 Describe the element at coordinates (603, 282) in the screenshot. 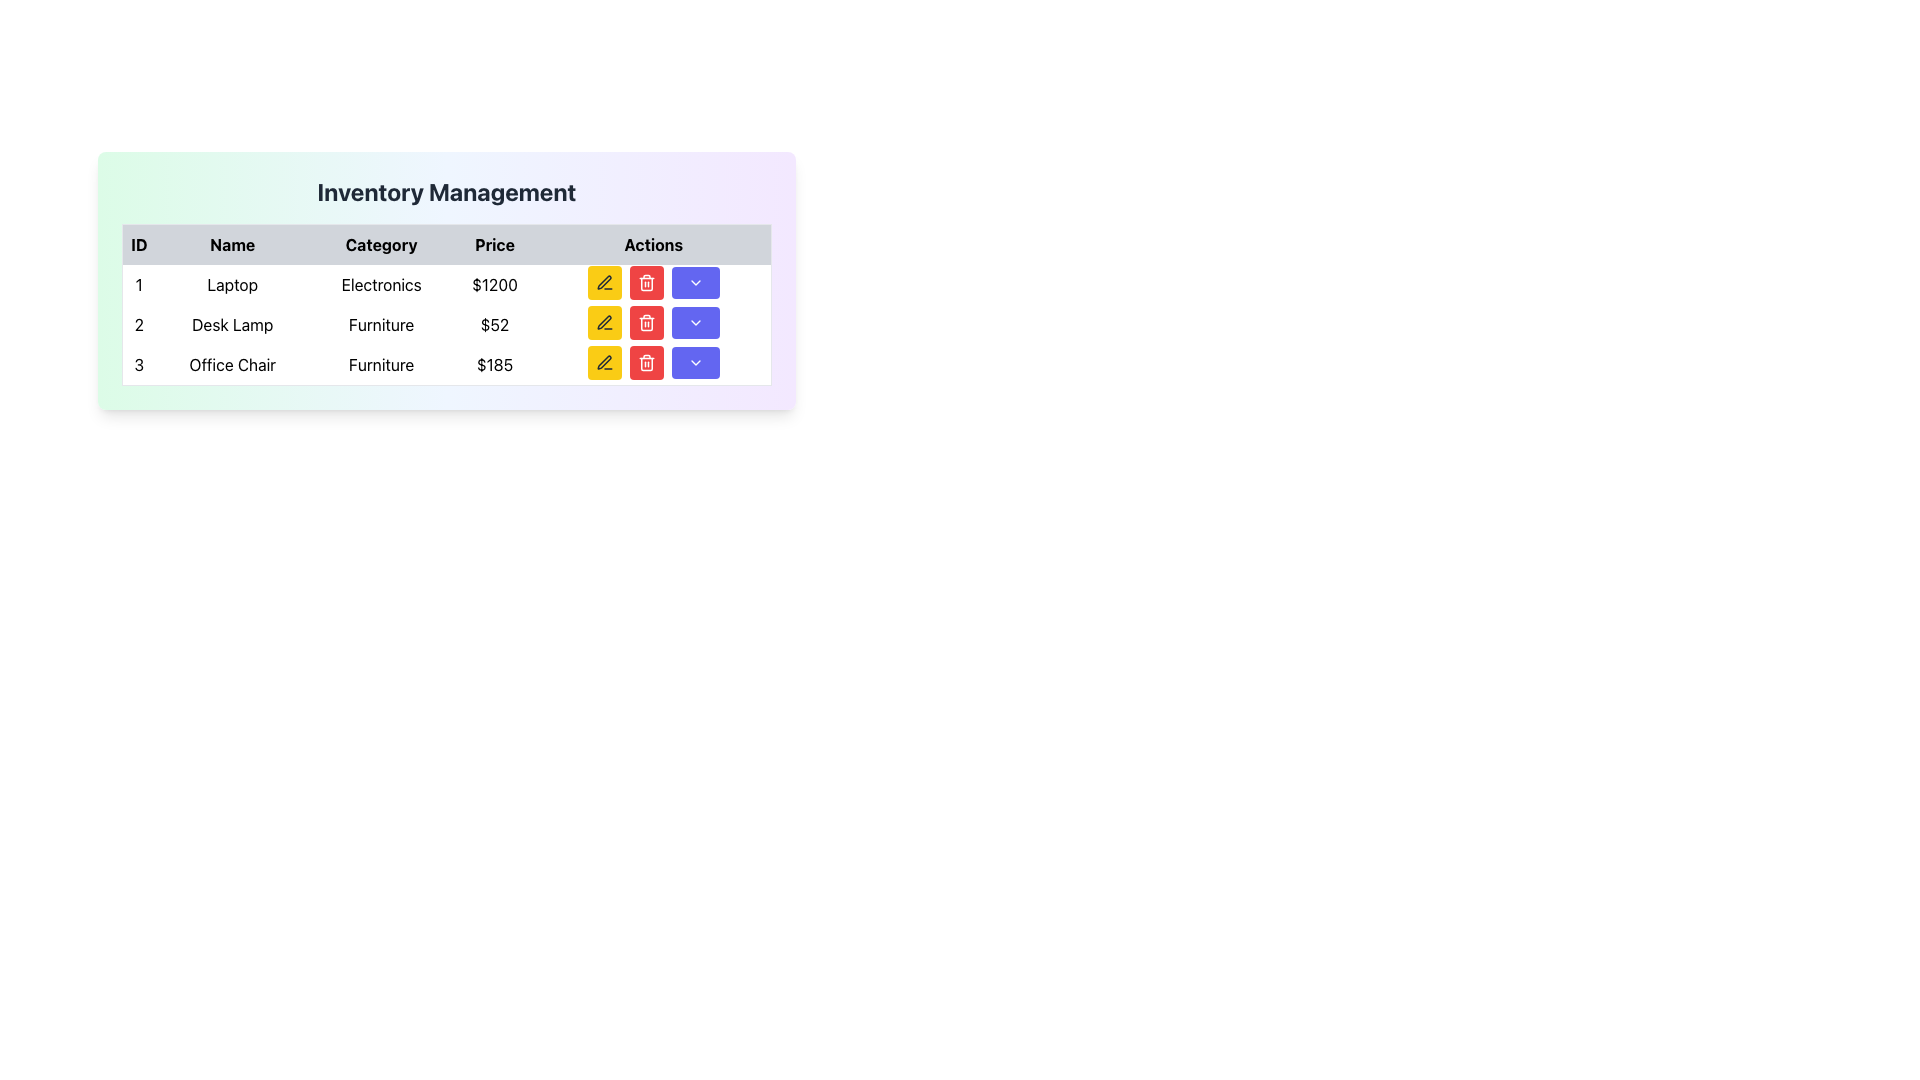

I see `the edit button icon located in the first column of the 'Actions' section for the first row entry ('Laptop')` at that location.